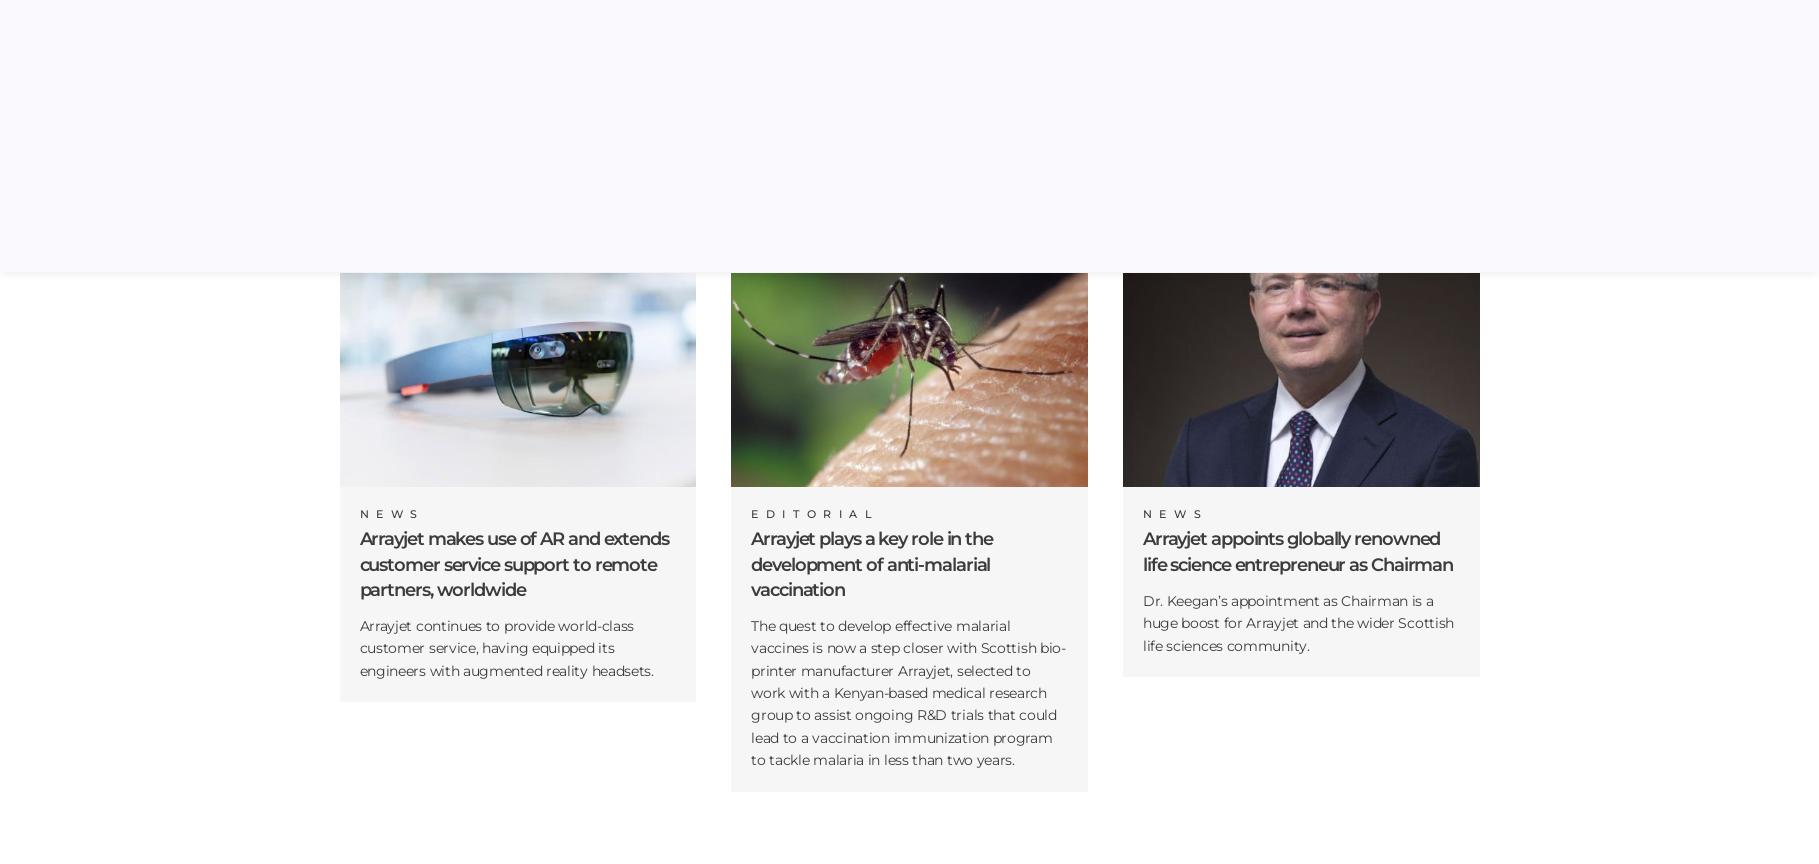  What do you see at coordinates (359, 646) in the screenshot?
I see `'Arrayjet continues to provide world-class customer service, having equipped its engineers with augmented reality headsets.'` at bounding box center [359, 646].